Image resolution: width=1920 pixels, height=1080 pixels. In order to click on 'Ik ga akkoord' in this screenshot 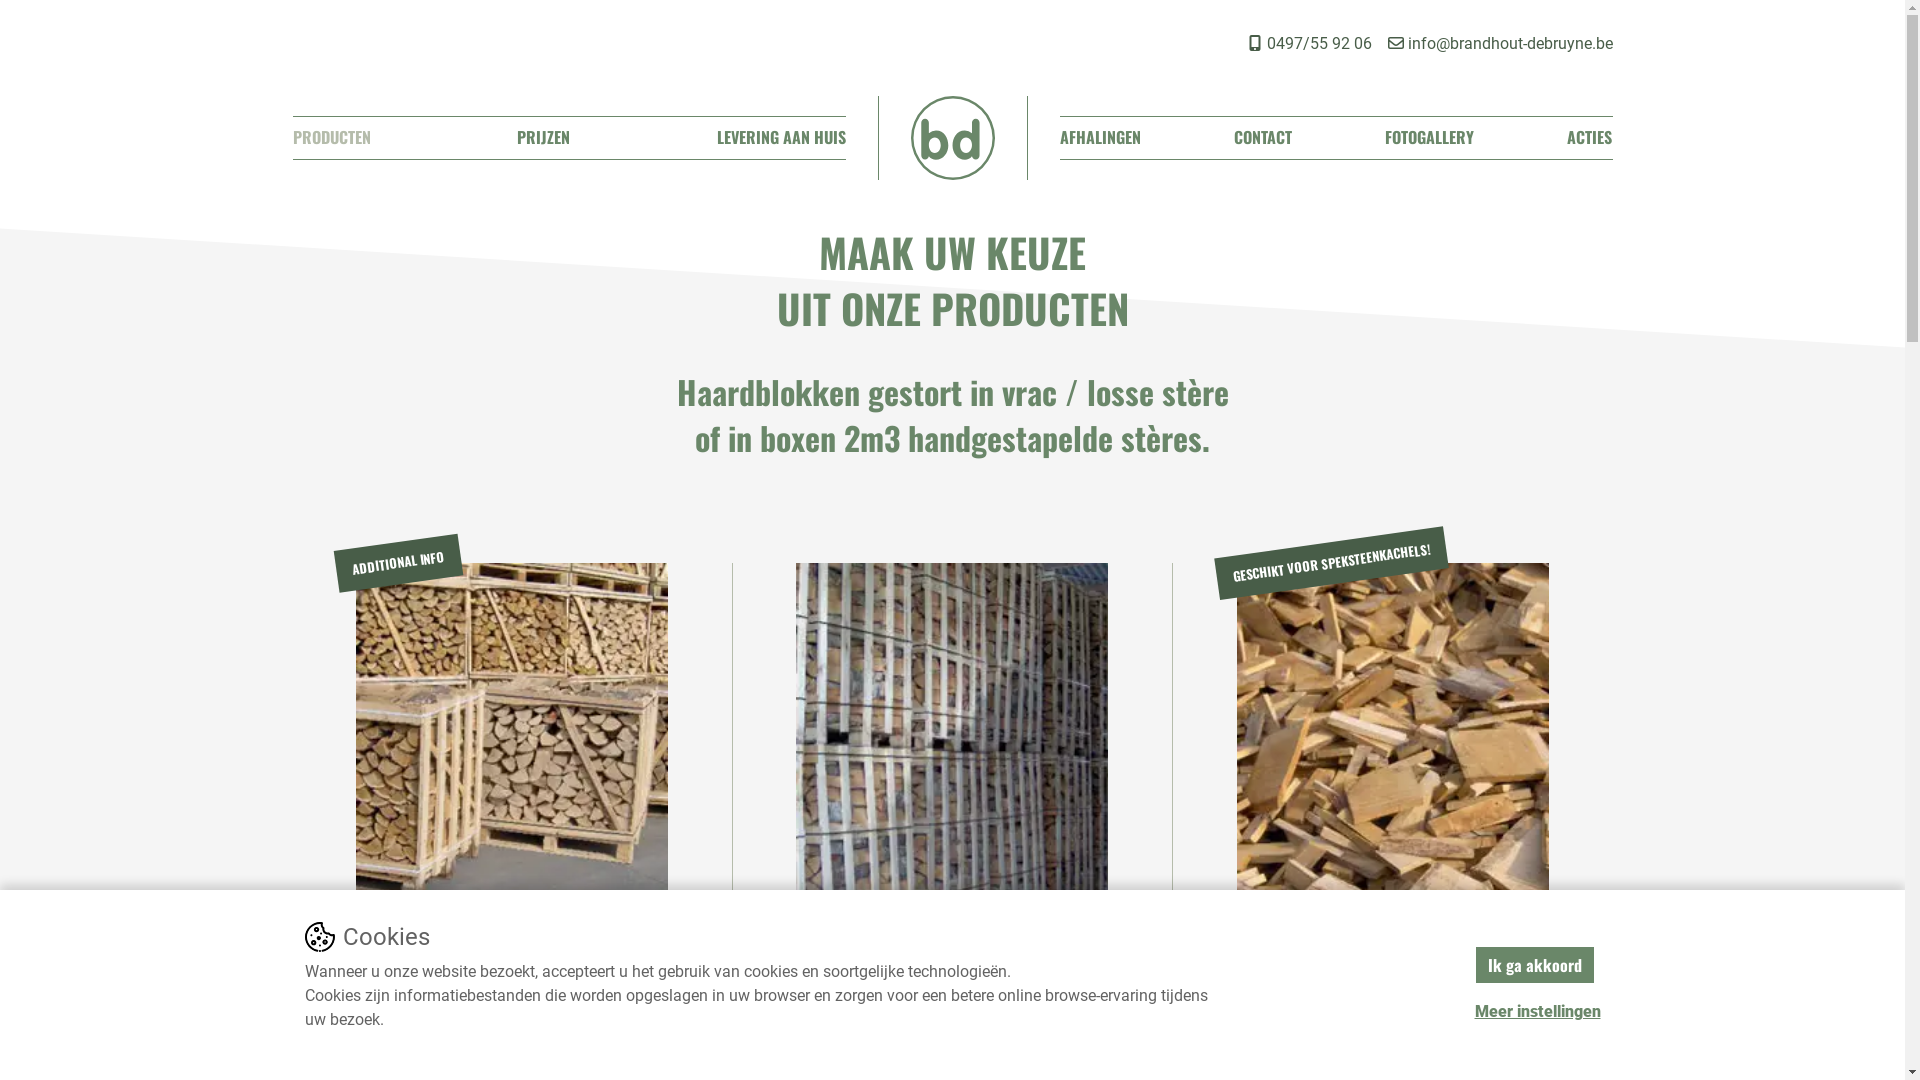, I will do `click(1473, 963)`.